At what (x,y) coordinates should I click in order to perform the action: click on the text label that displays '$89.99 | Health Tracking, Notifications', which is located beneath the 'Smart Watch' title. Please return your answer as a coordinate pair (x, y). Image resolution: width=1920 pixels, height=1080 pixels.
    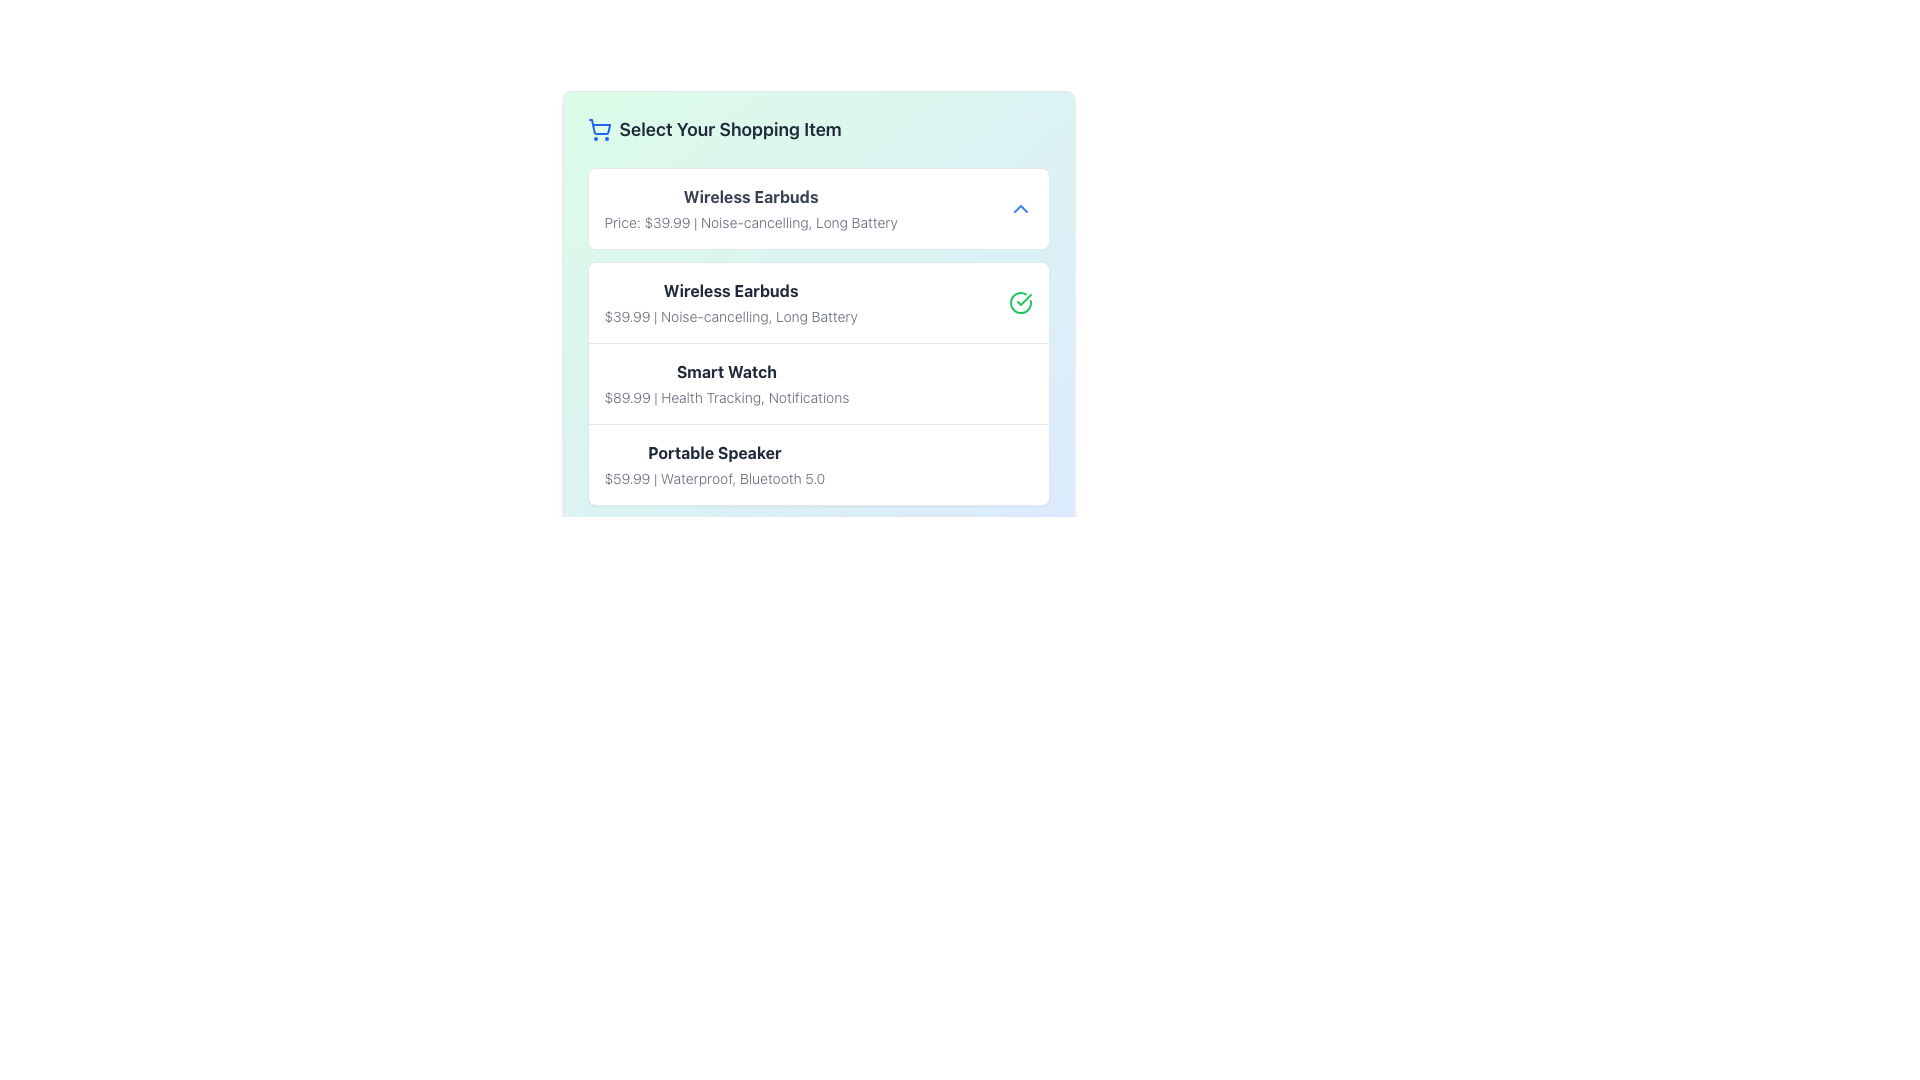
    Looking at the image, I should click on (725, 397).